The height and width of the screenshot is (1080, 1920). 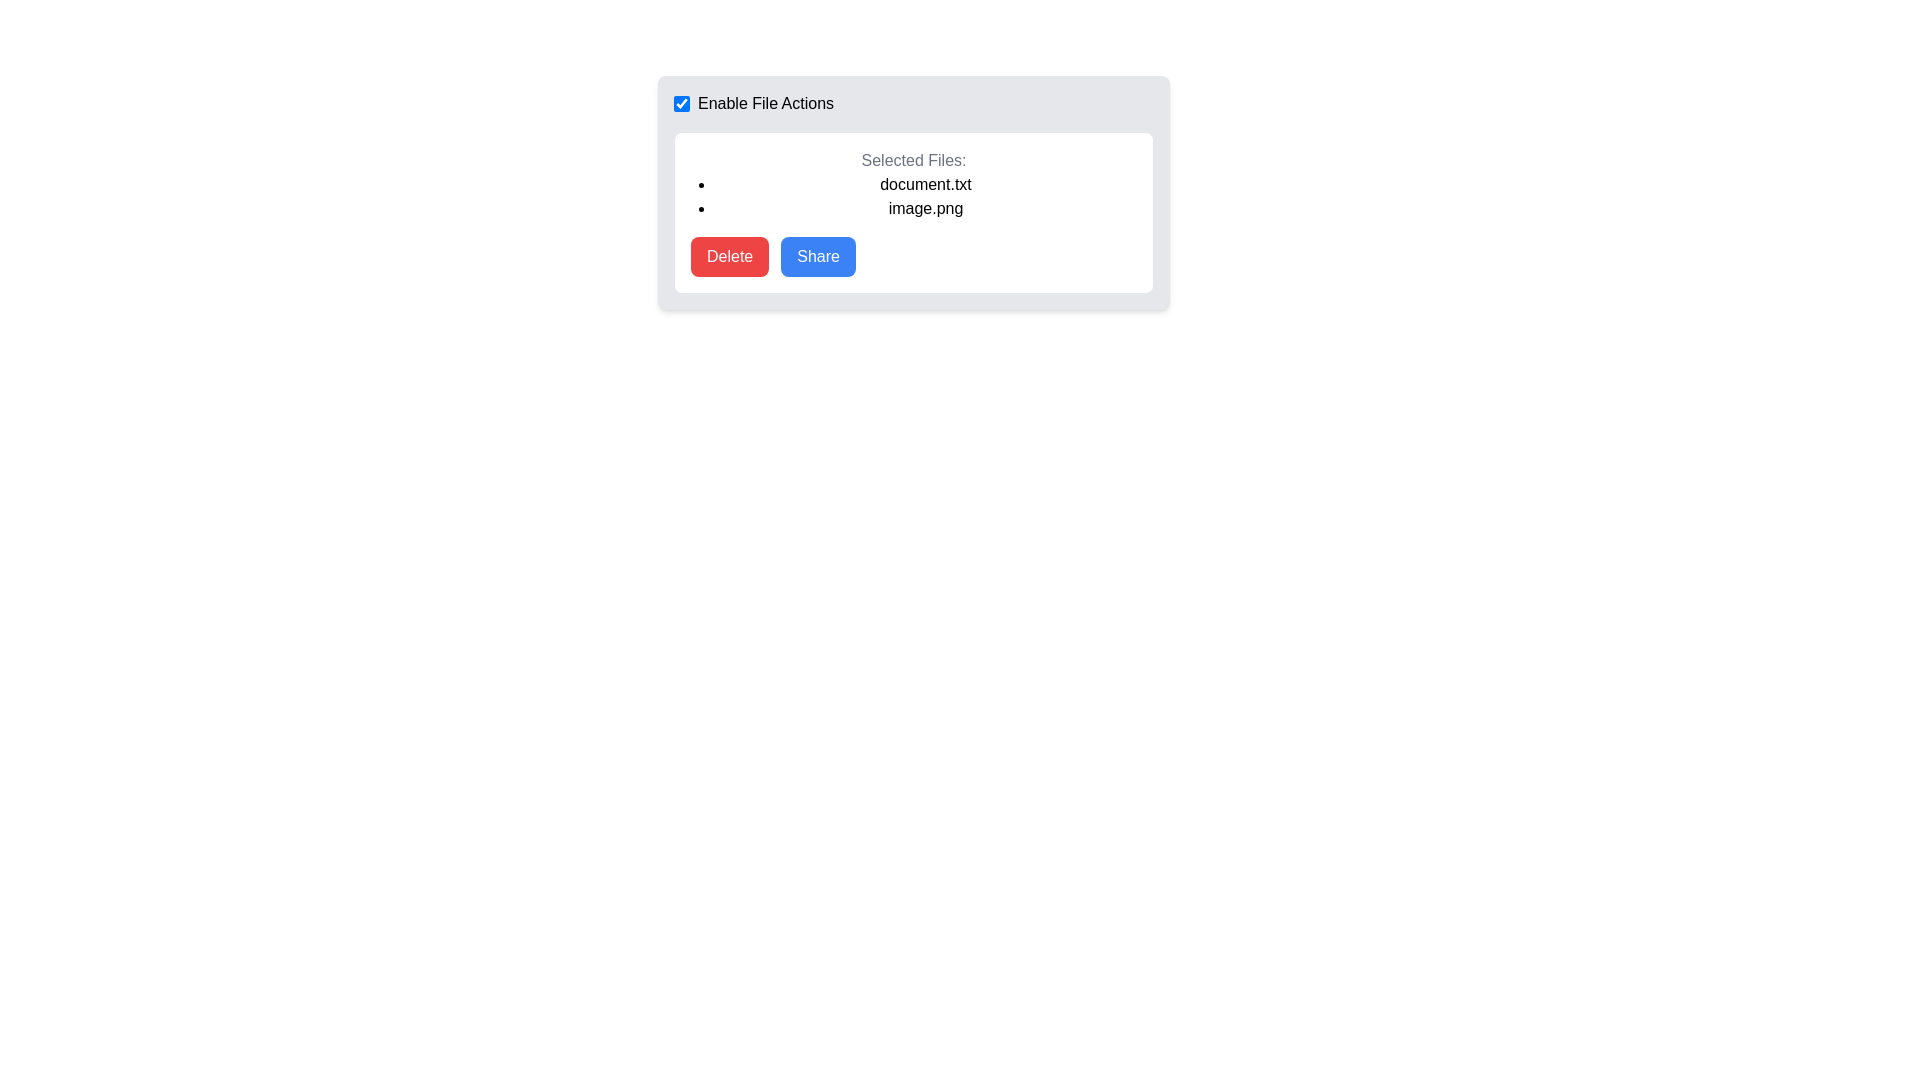 What do you see at coordinates (925, 208) in the screenshot?
I see `the text label displaying the filename 'image.png'` at bounding box center [925, 208].